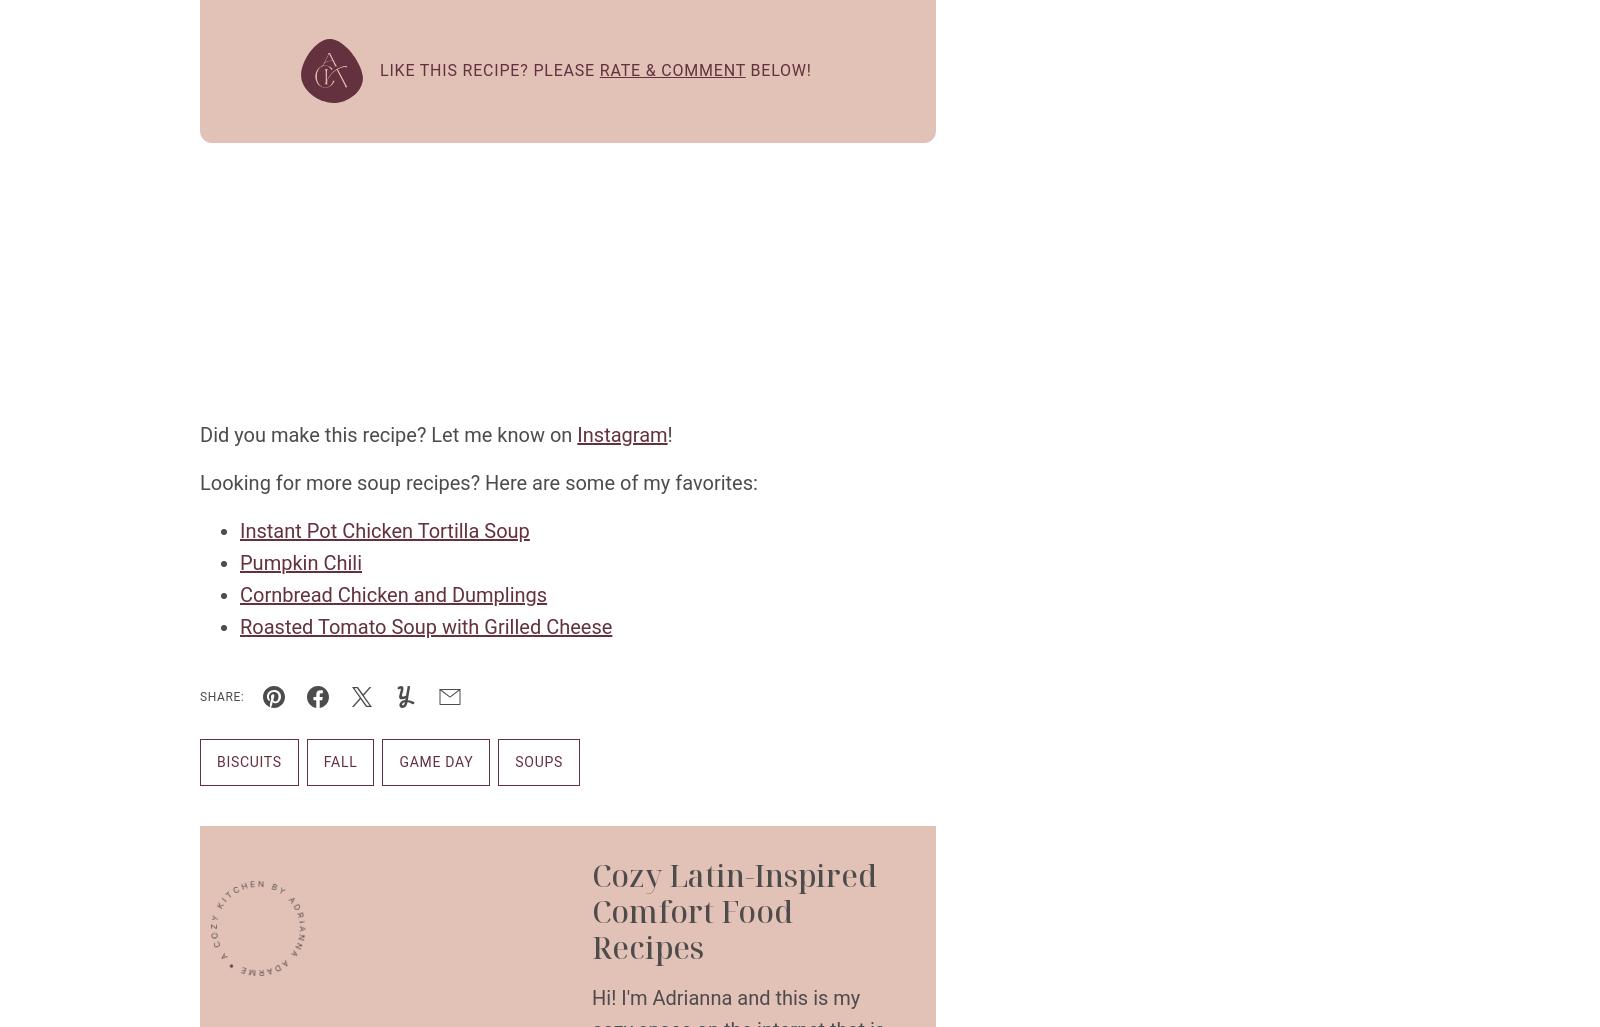 This screenshot has width=1600, height=1027. Describe the element at coordinates (393, 594) in the screenshot. I see `'Cornbread Chicken and Dumplings'` at that location.